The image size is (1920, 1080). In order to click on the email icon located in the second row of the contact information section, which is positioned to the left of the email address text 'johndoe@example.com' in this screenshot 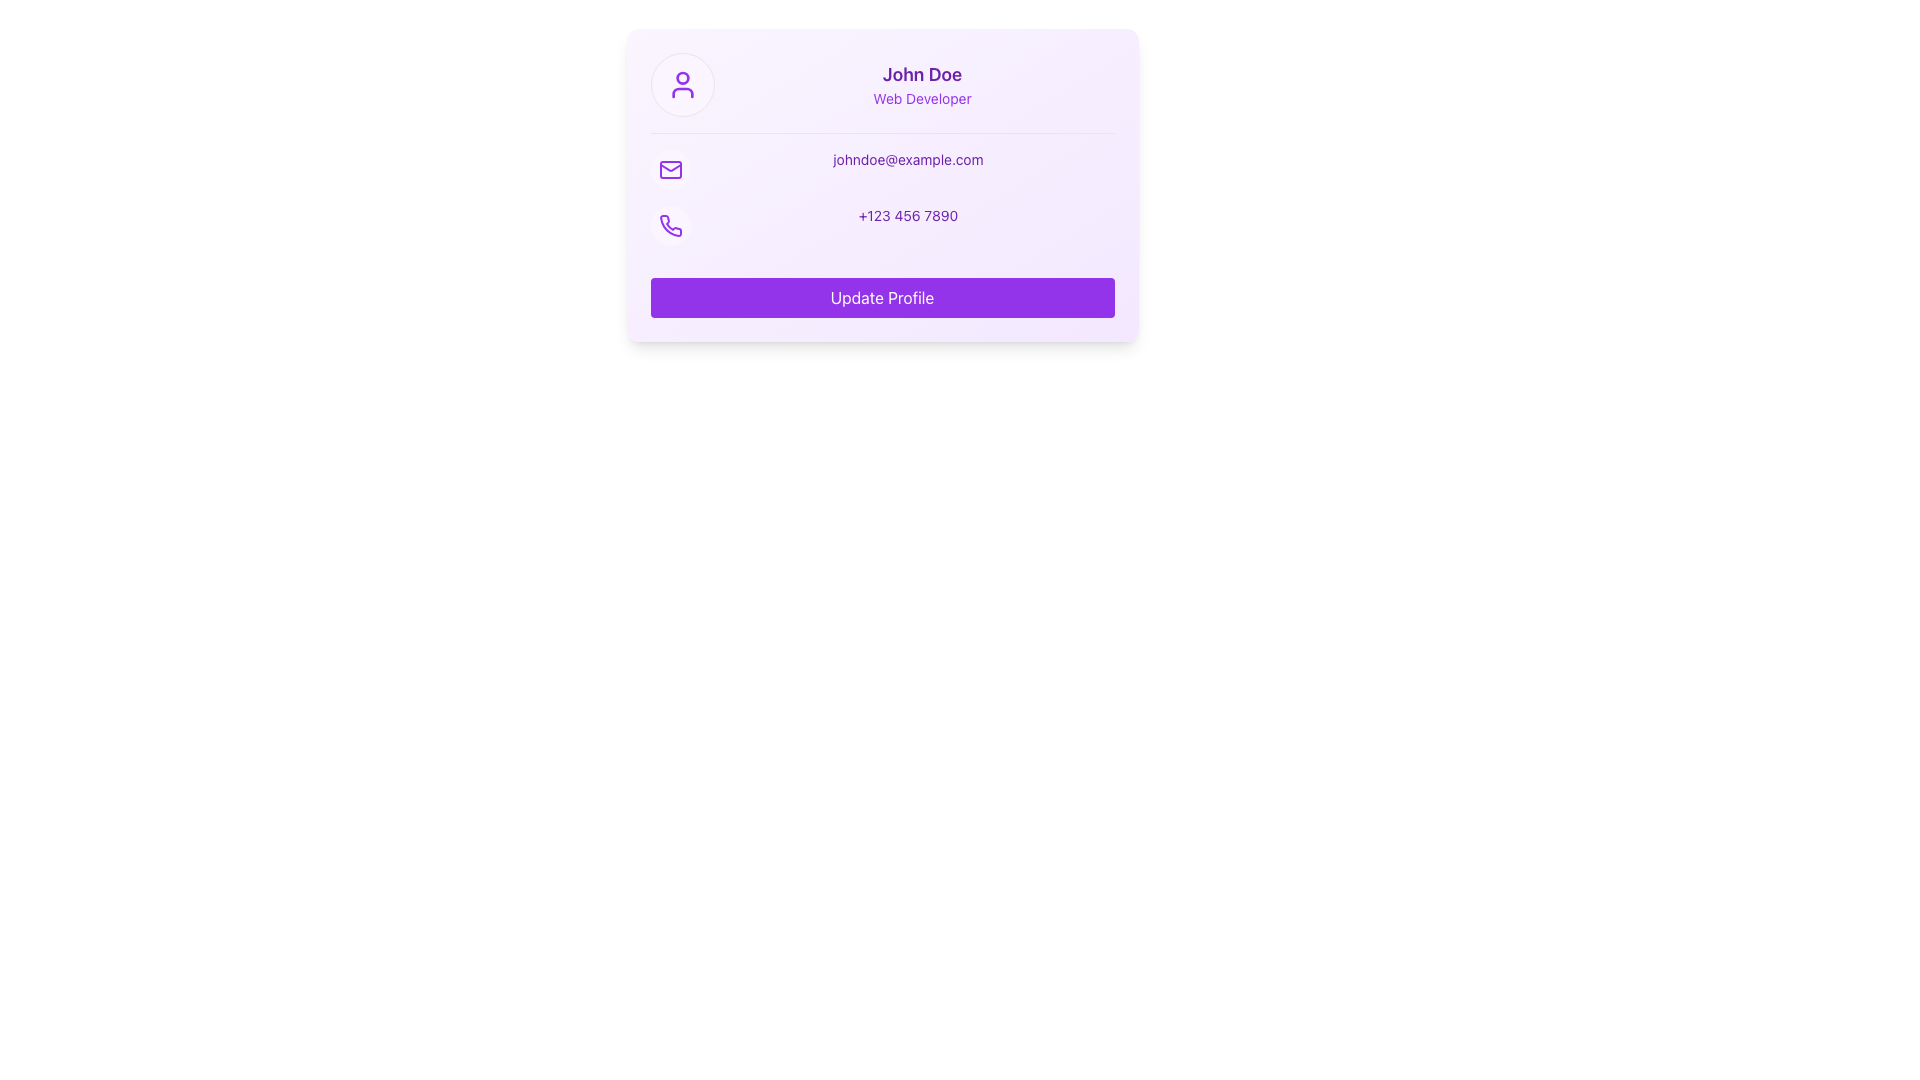, I will do `click(670, 168)`.